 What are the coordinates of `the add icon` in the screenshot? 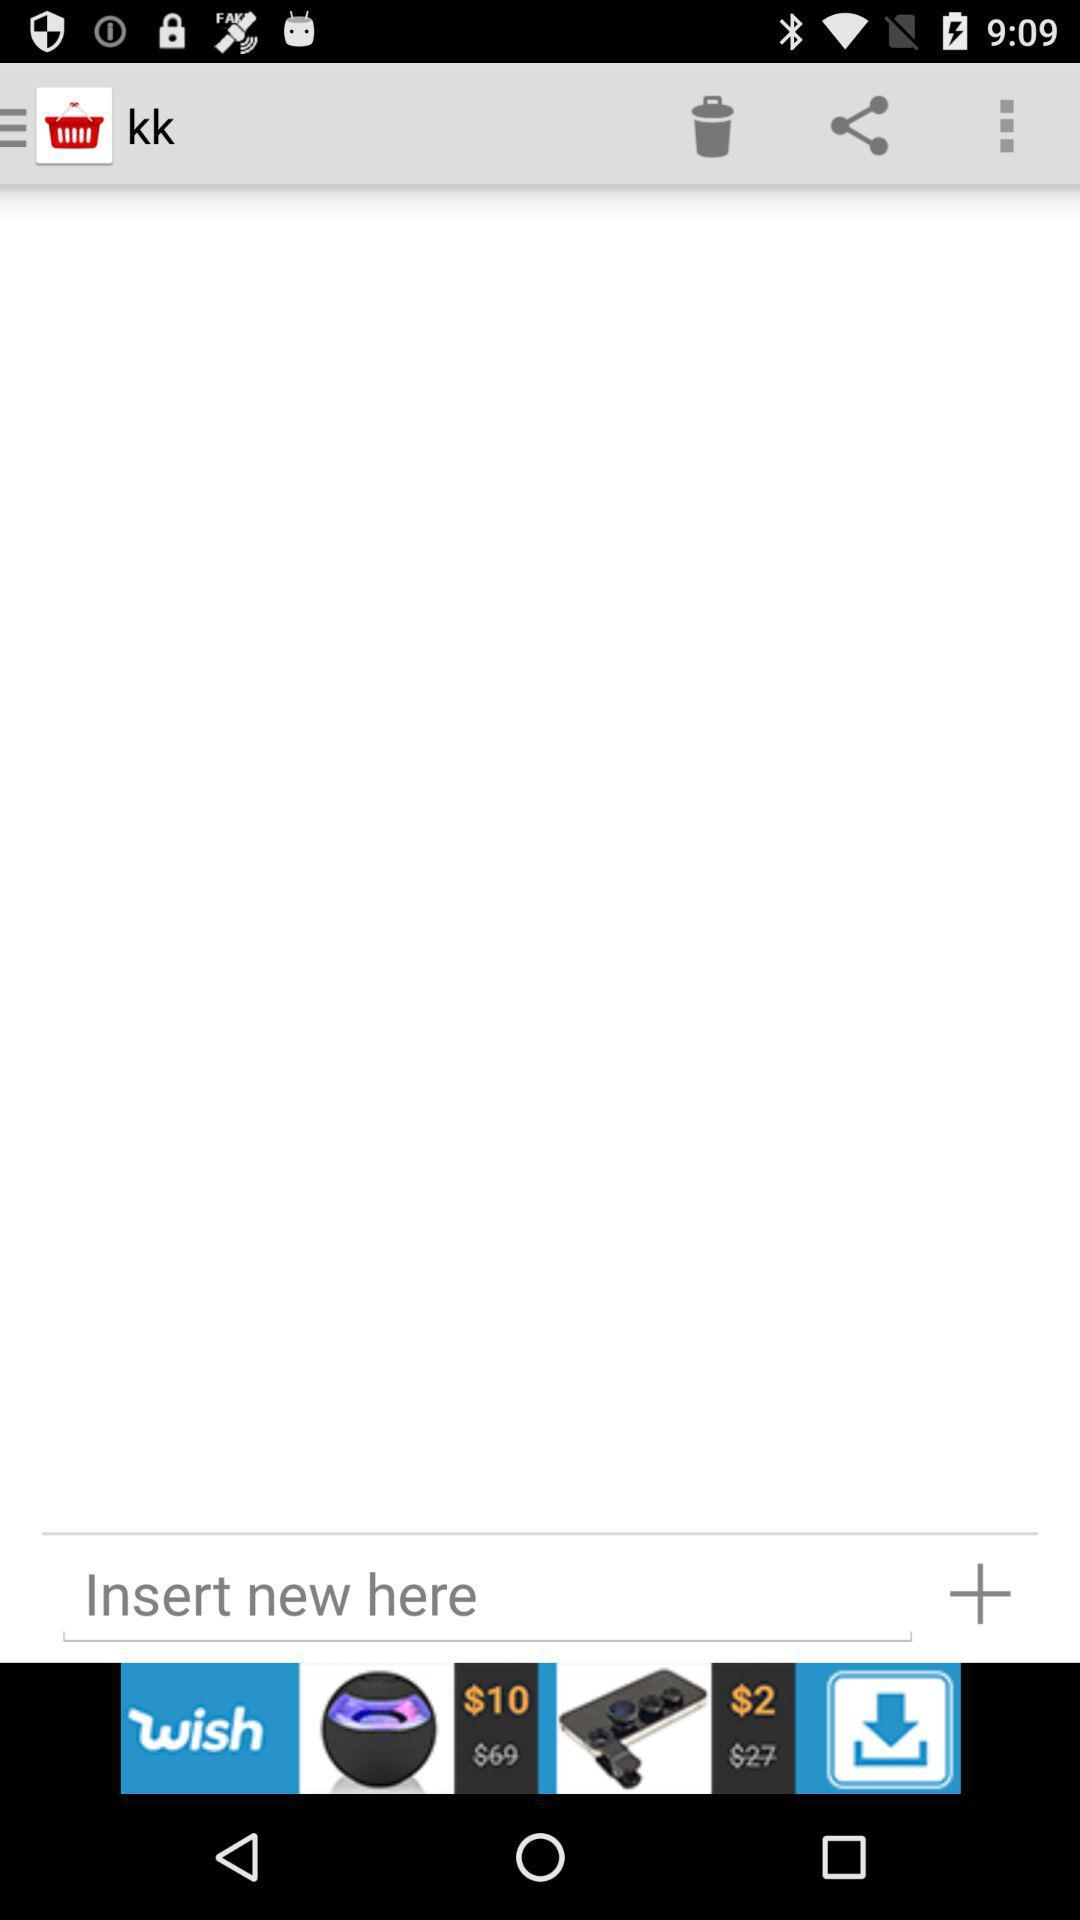 It's located at (979, 1704).